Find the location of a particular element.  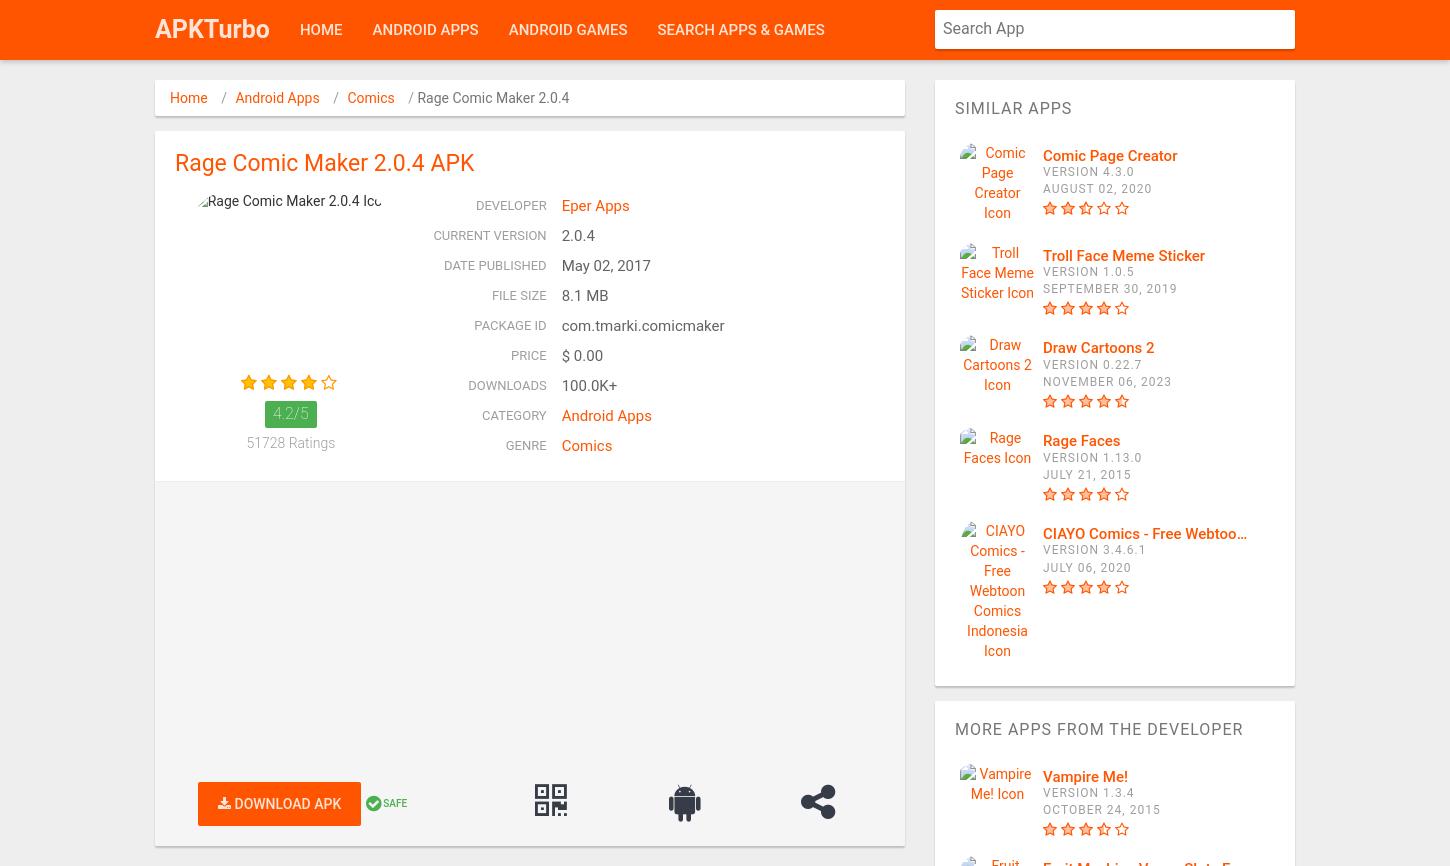

'2.0.4' is located at coordinates (561, 234).